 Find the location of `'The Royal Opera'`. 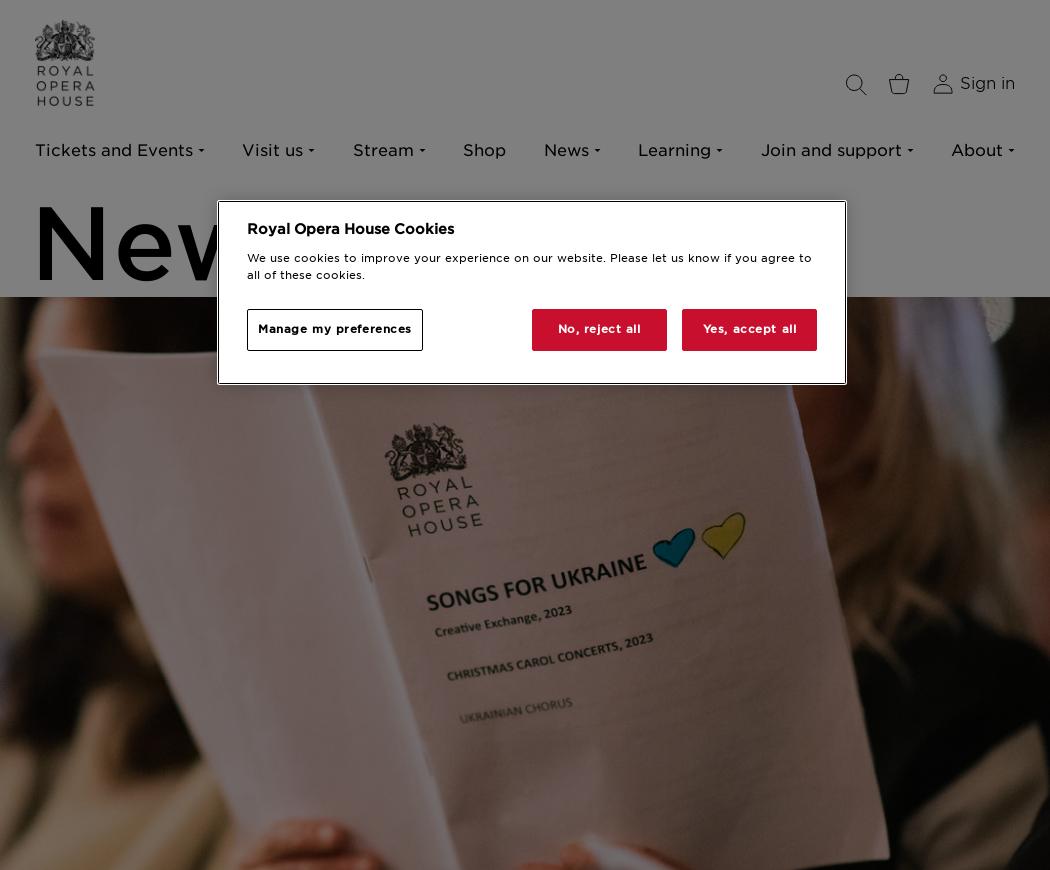

'The Royal Opera' is located at coordinates (105, 212).